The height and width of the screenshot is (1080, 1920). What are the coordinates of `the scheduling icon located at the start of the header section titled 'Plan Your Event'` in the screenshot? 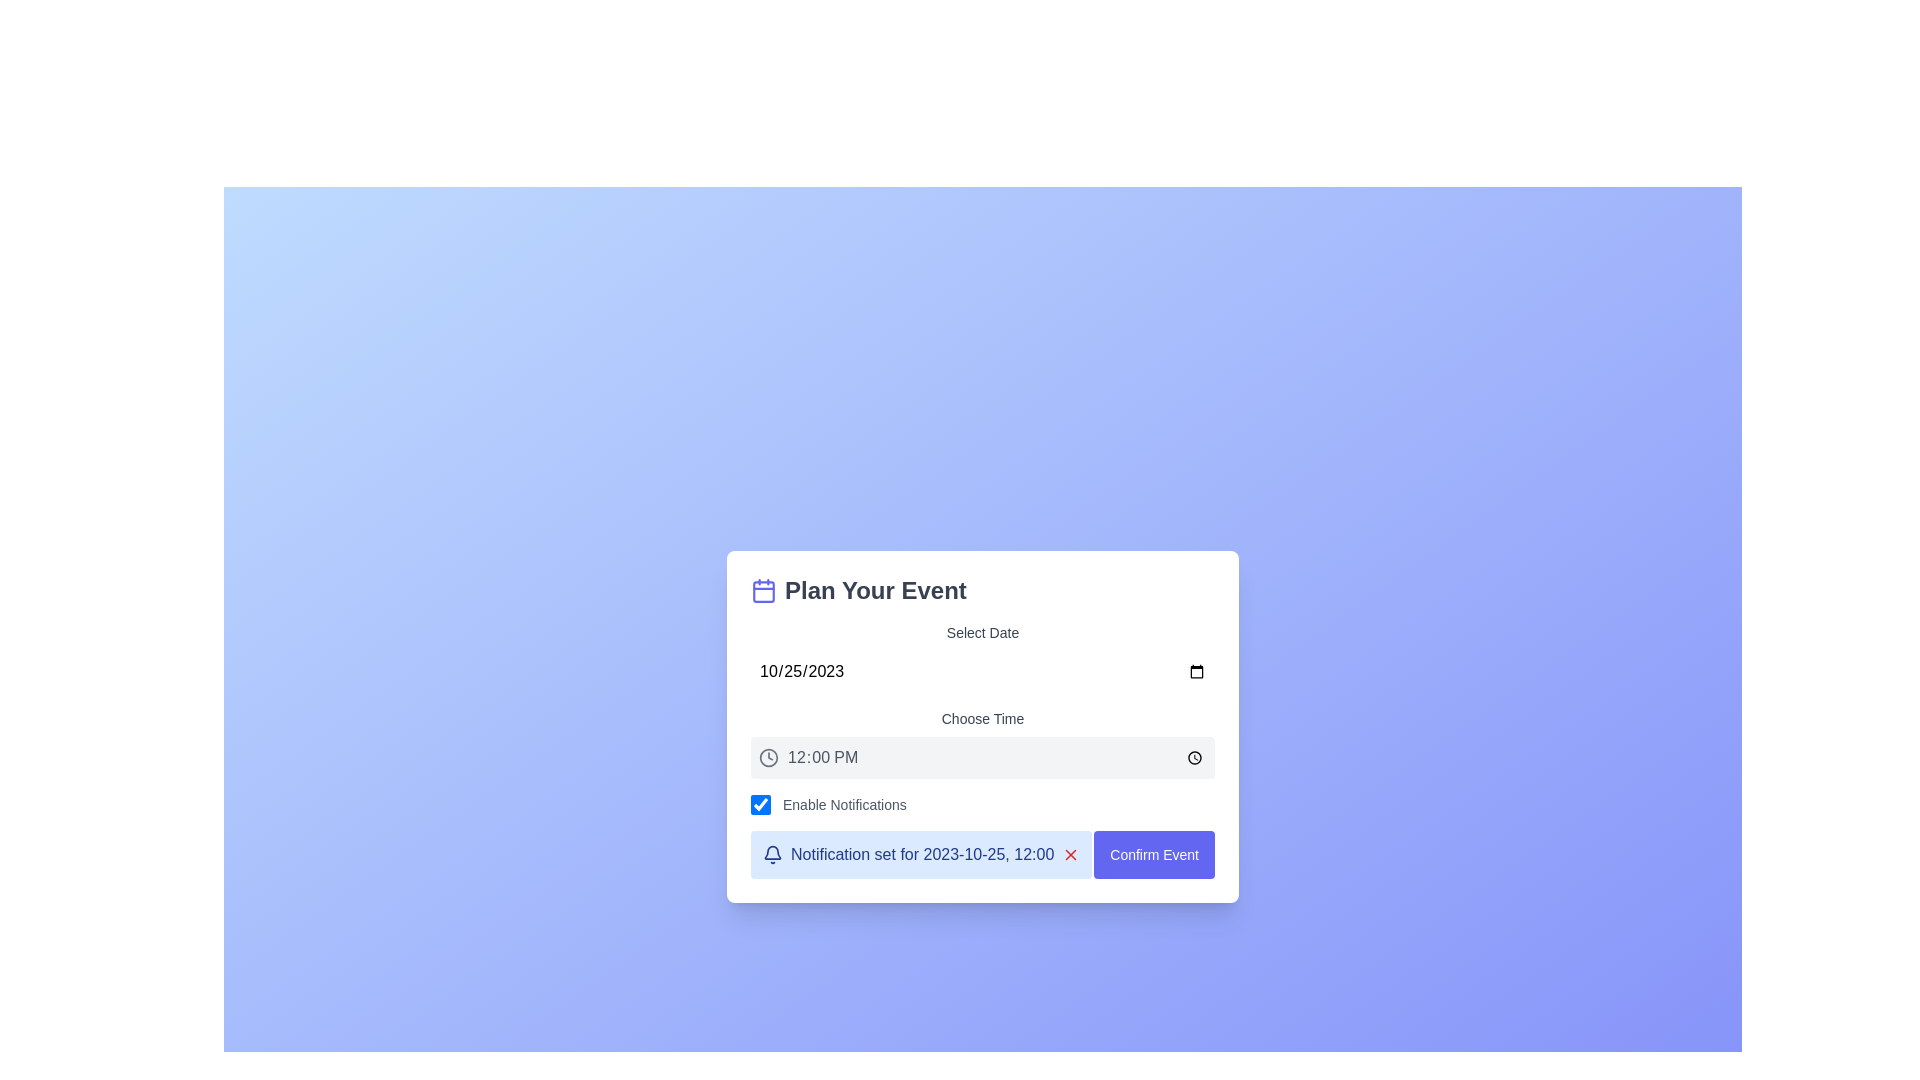 It's located at (762, 589).